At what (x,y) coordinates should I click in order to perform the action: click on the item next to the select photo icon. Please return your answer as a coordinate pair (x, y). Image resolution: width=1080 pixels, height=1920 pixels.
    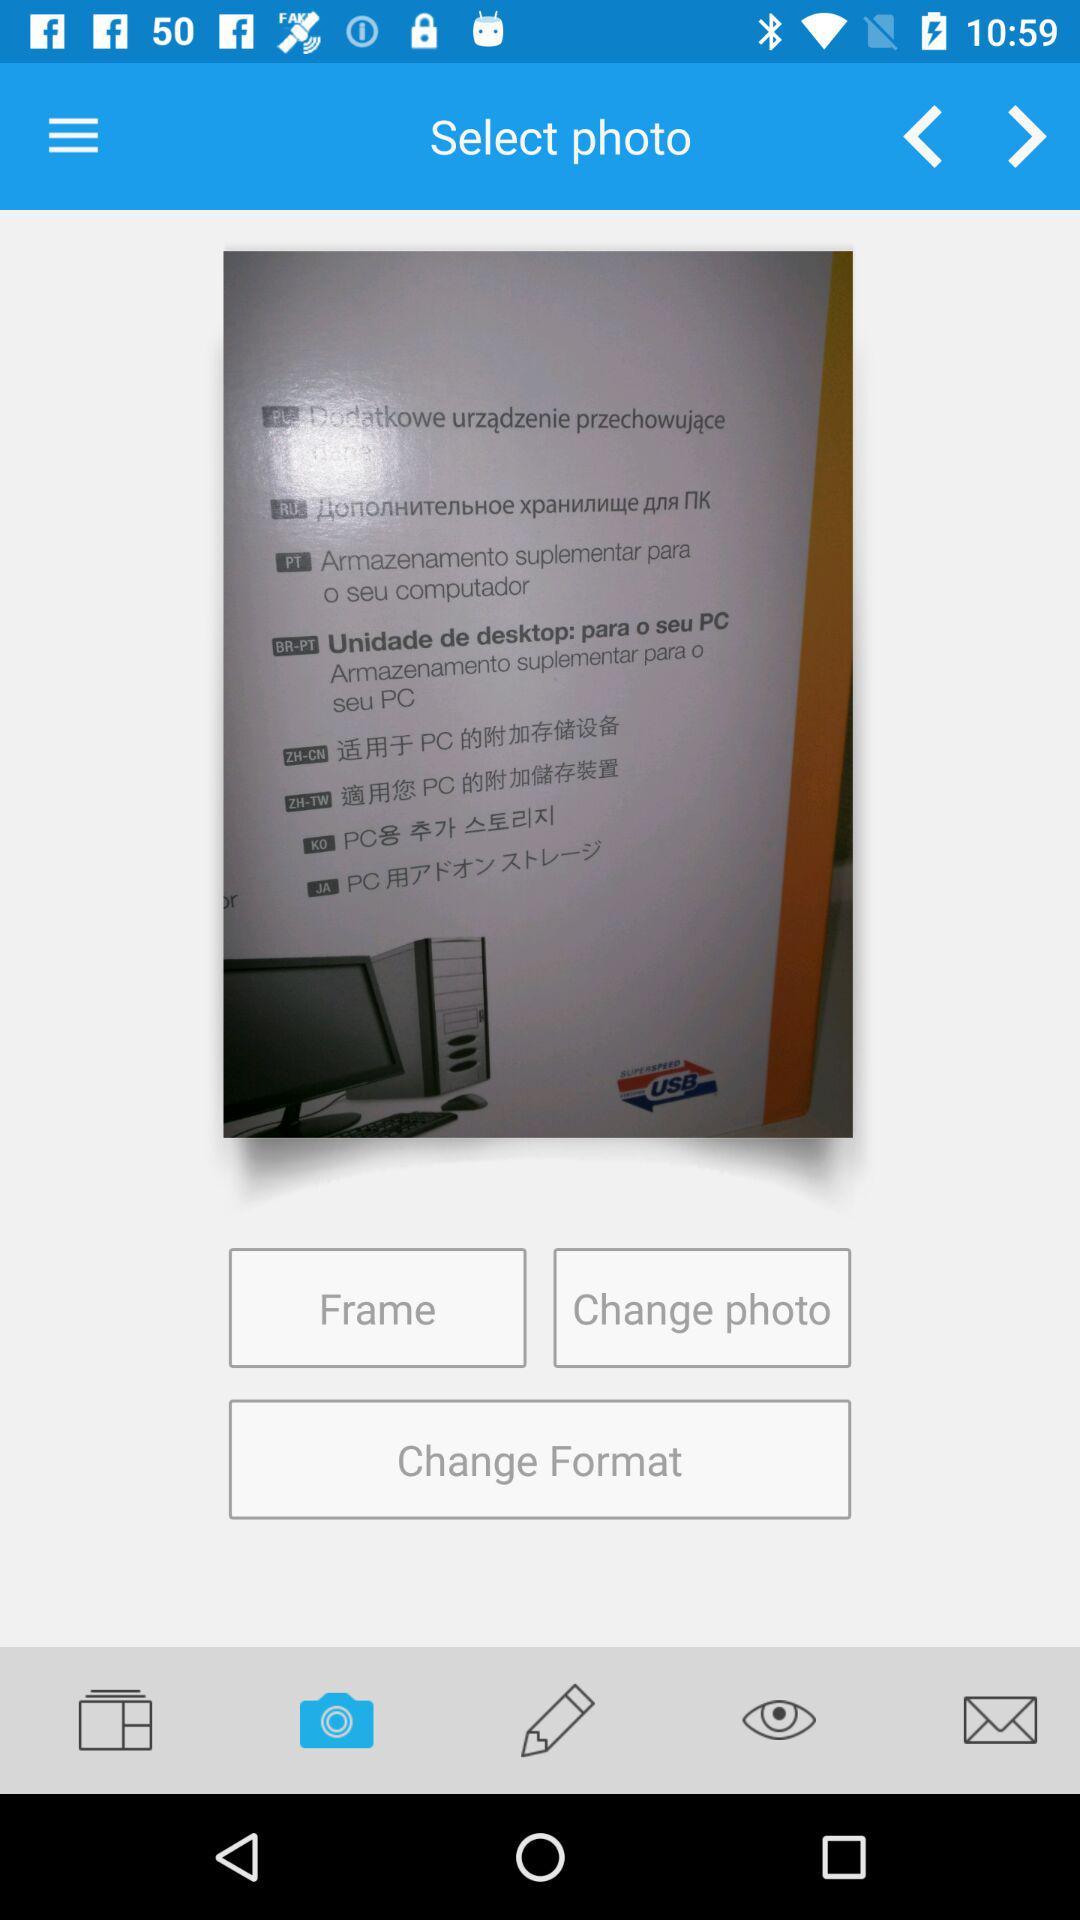
    Looking at the image, I should click on (922, 135).